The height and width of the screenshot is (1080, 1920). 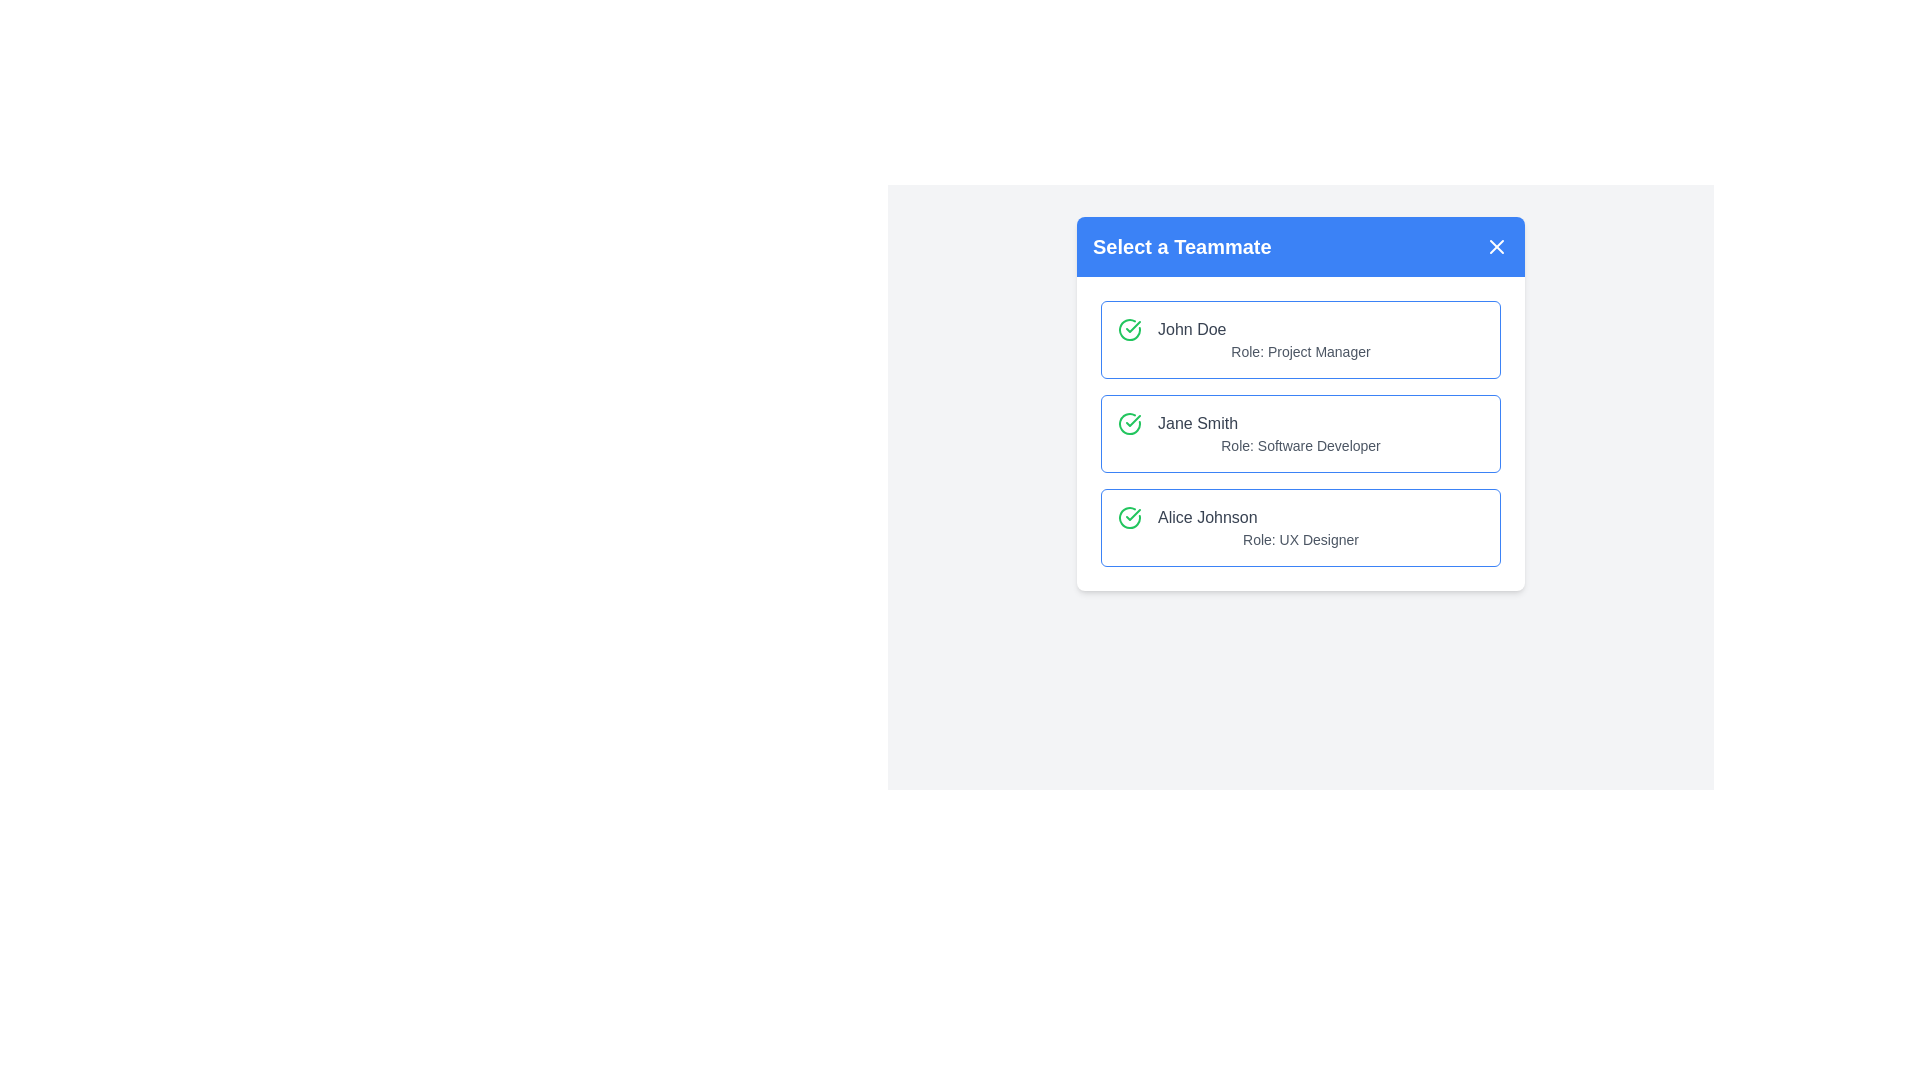 I want to click on the row corresponding to John Doe to select them, so click(x=1300, y=338).